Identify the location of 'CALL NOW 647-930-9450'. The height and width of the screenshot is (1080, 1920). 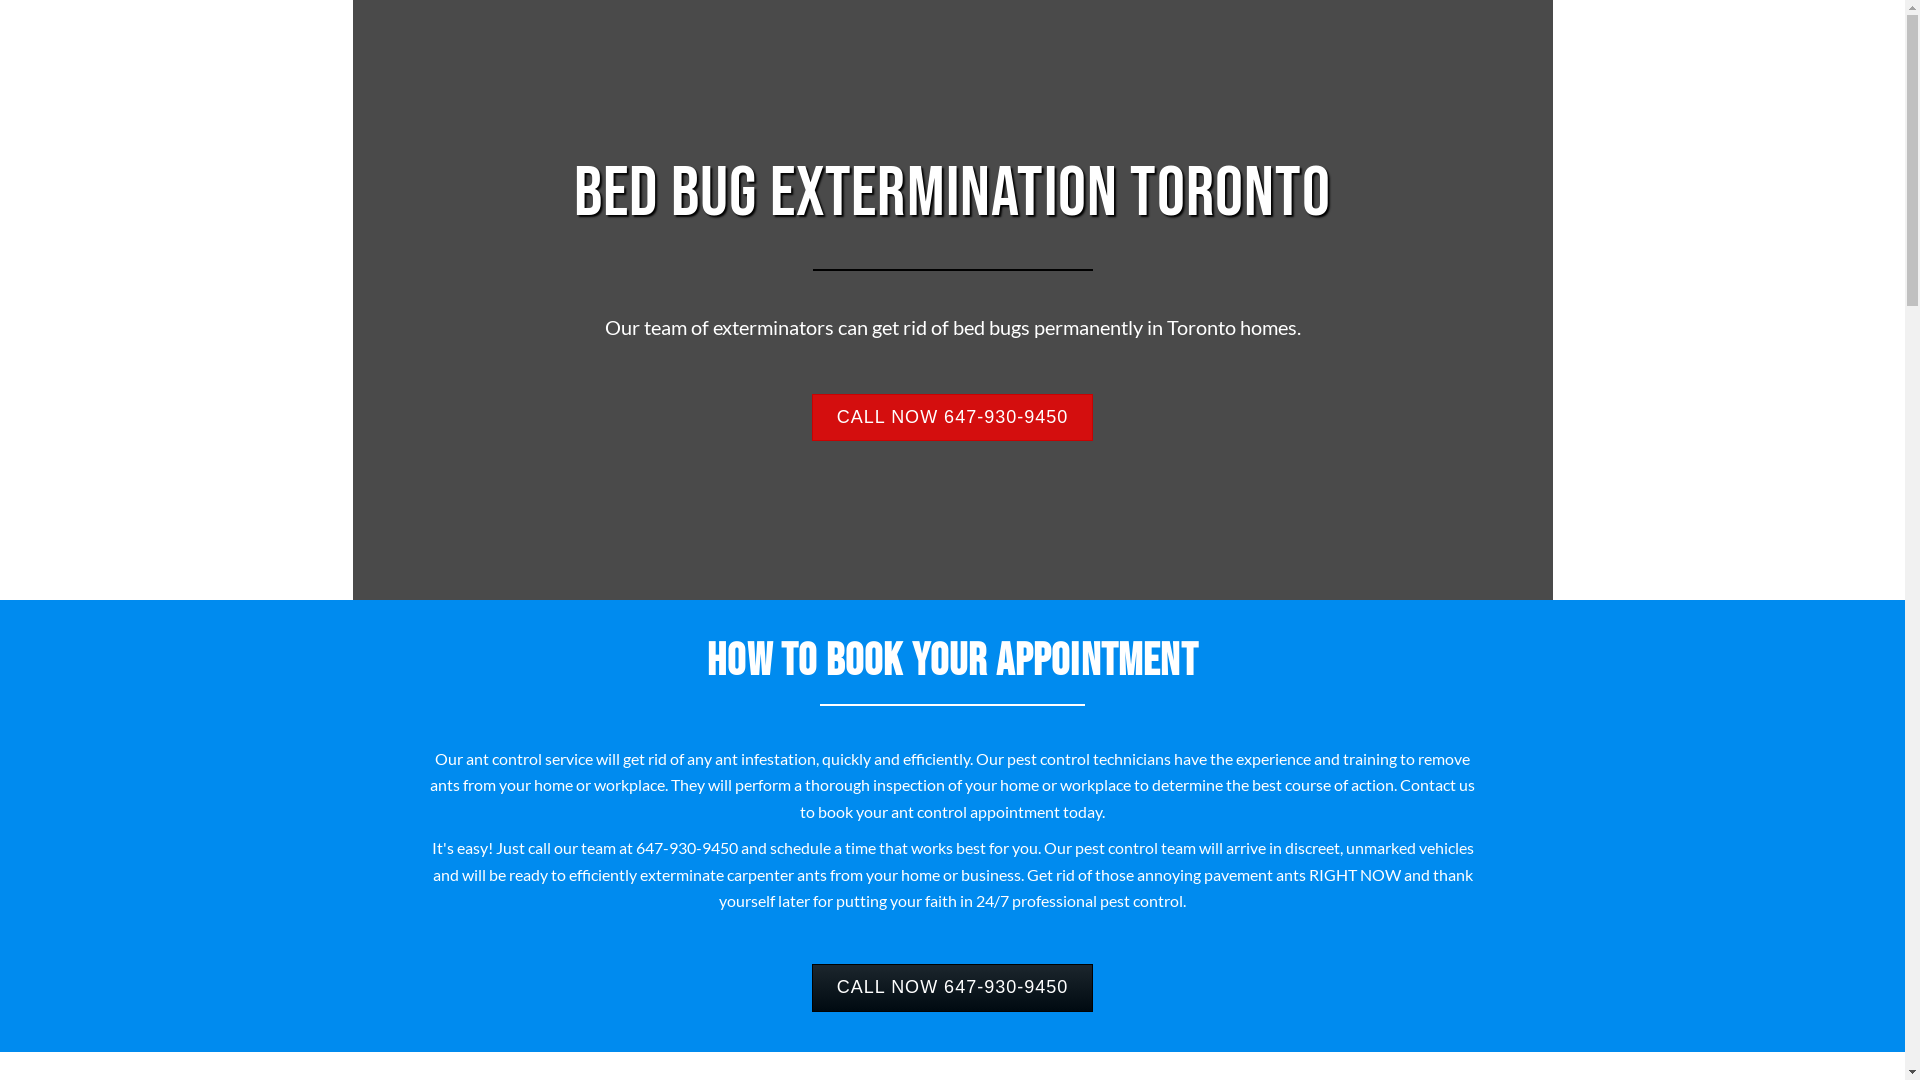
(951, 416).